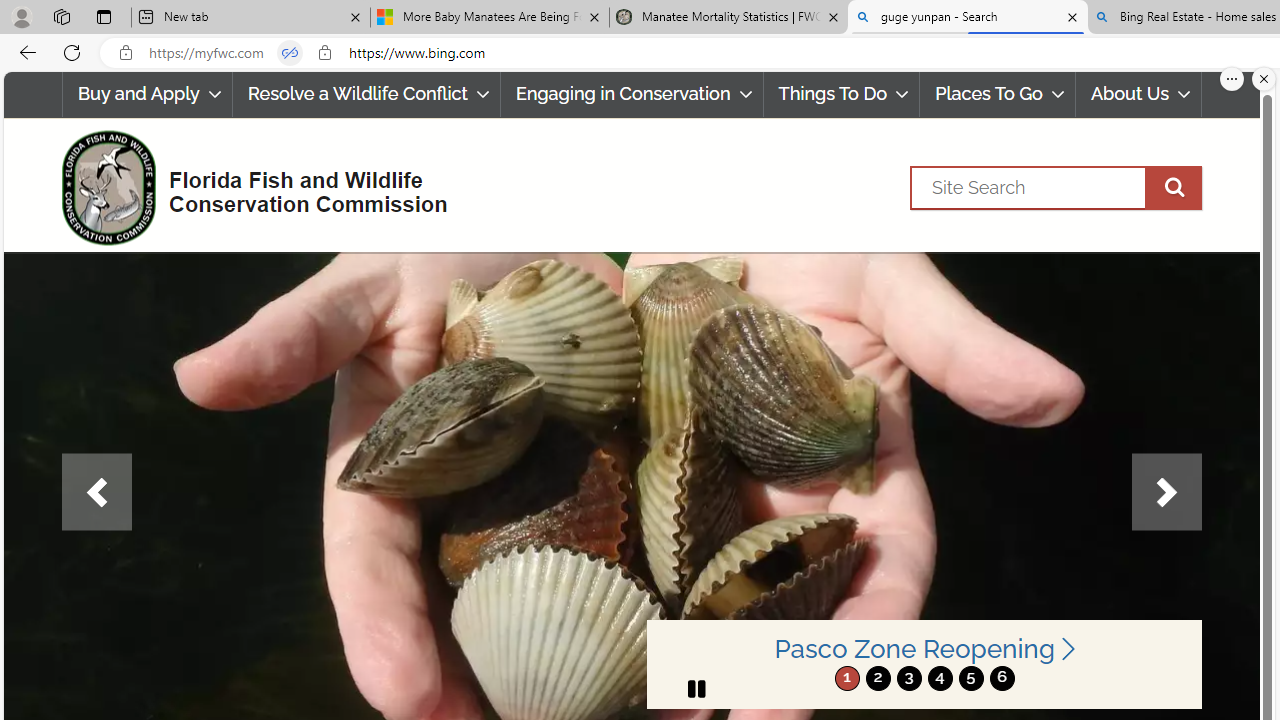  I want to click on 'Close split screen.', so click(1263, 78).